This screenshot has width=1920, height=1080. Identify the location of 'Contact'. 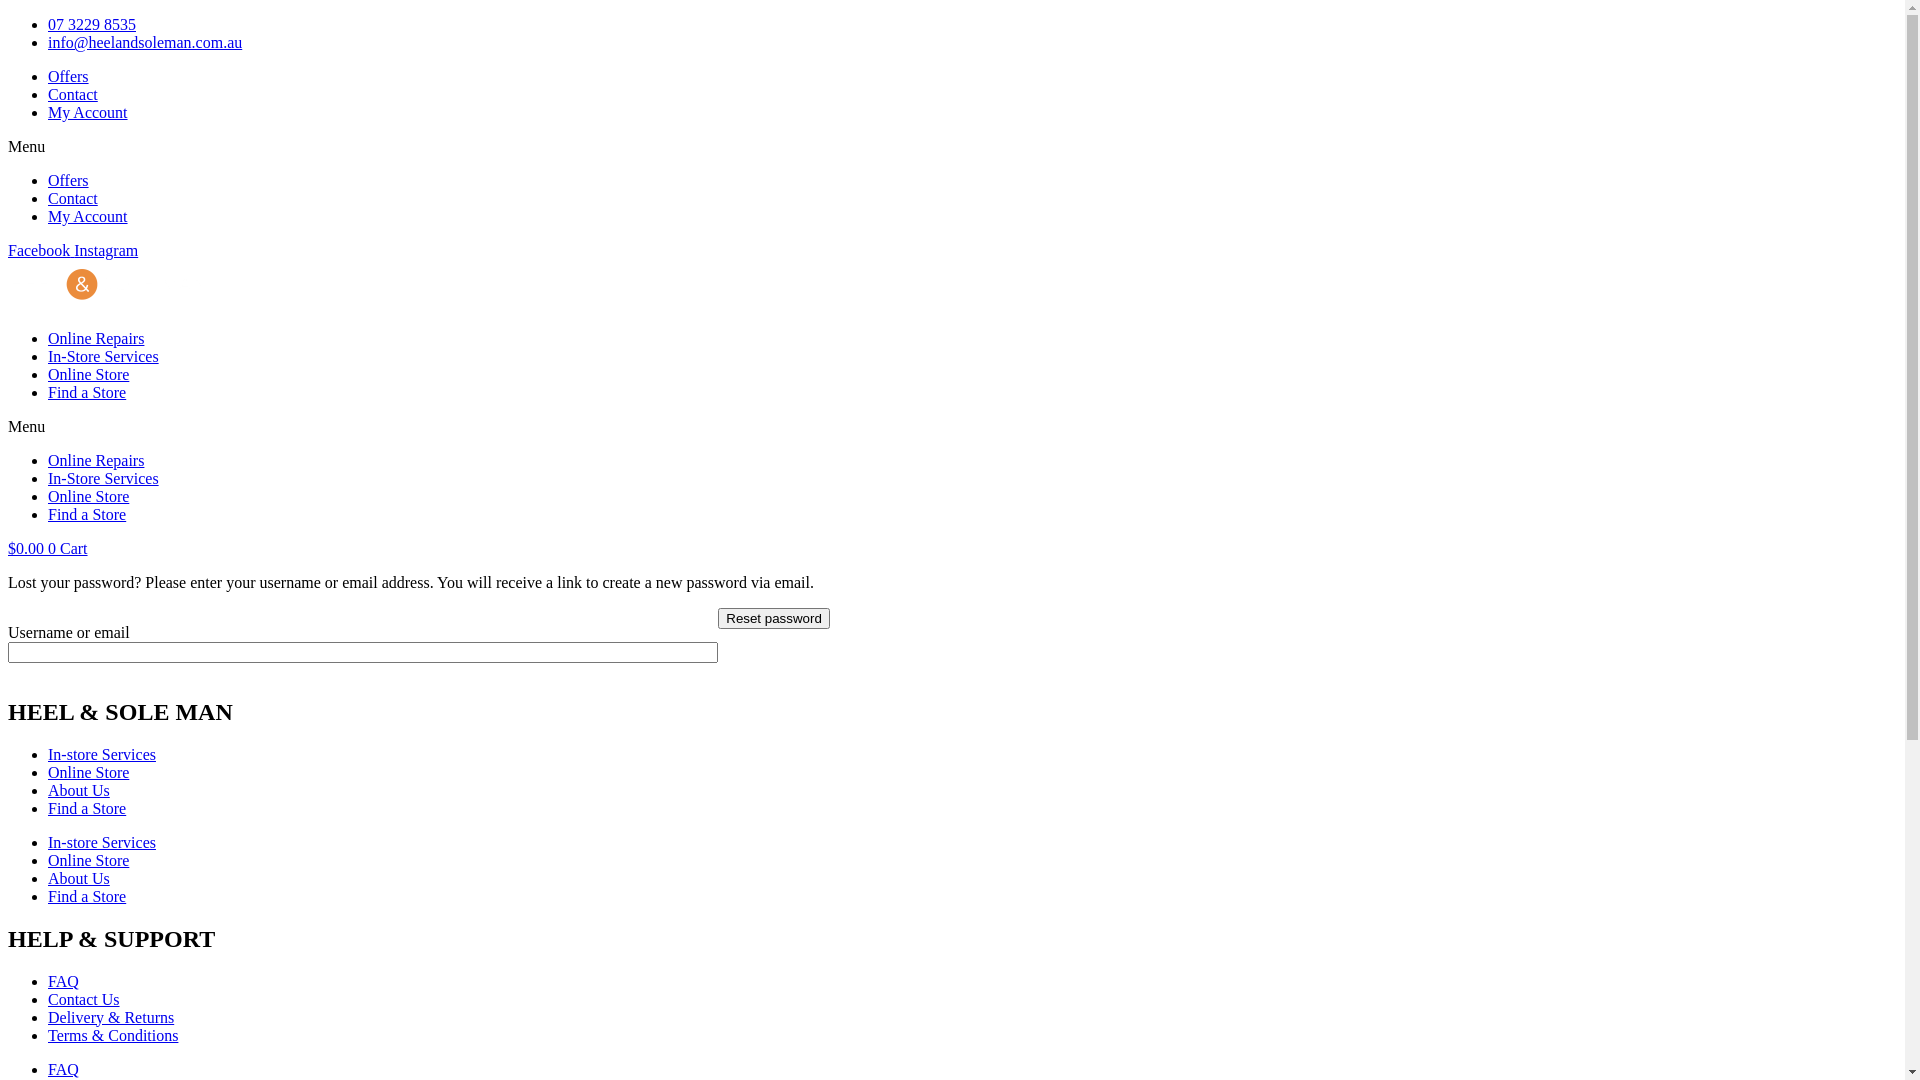
(48, 94).